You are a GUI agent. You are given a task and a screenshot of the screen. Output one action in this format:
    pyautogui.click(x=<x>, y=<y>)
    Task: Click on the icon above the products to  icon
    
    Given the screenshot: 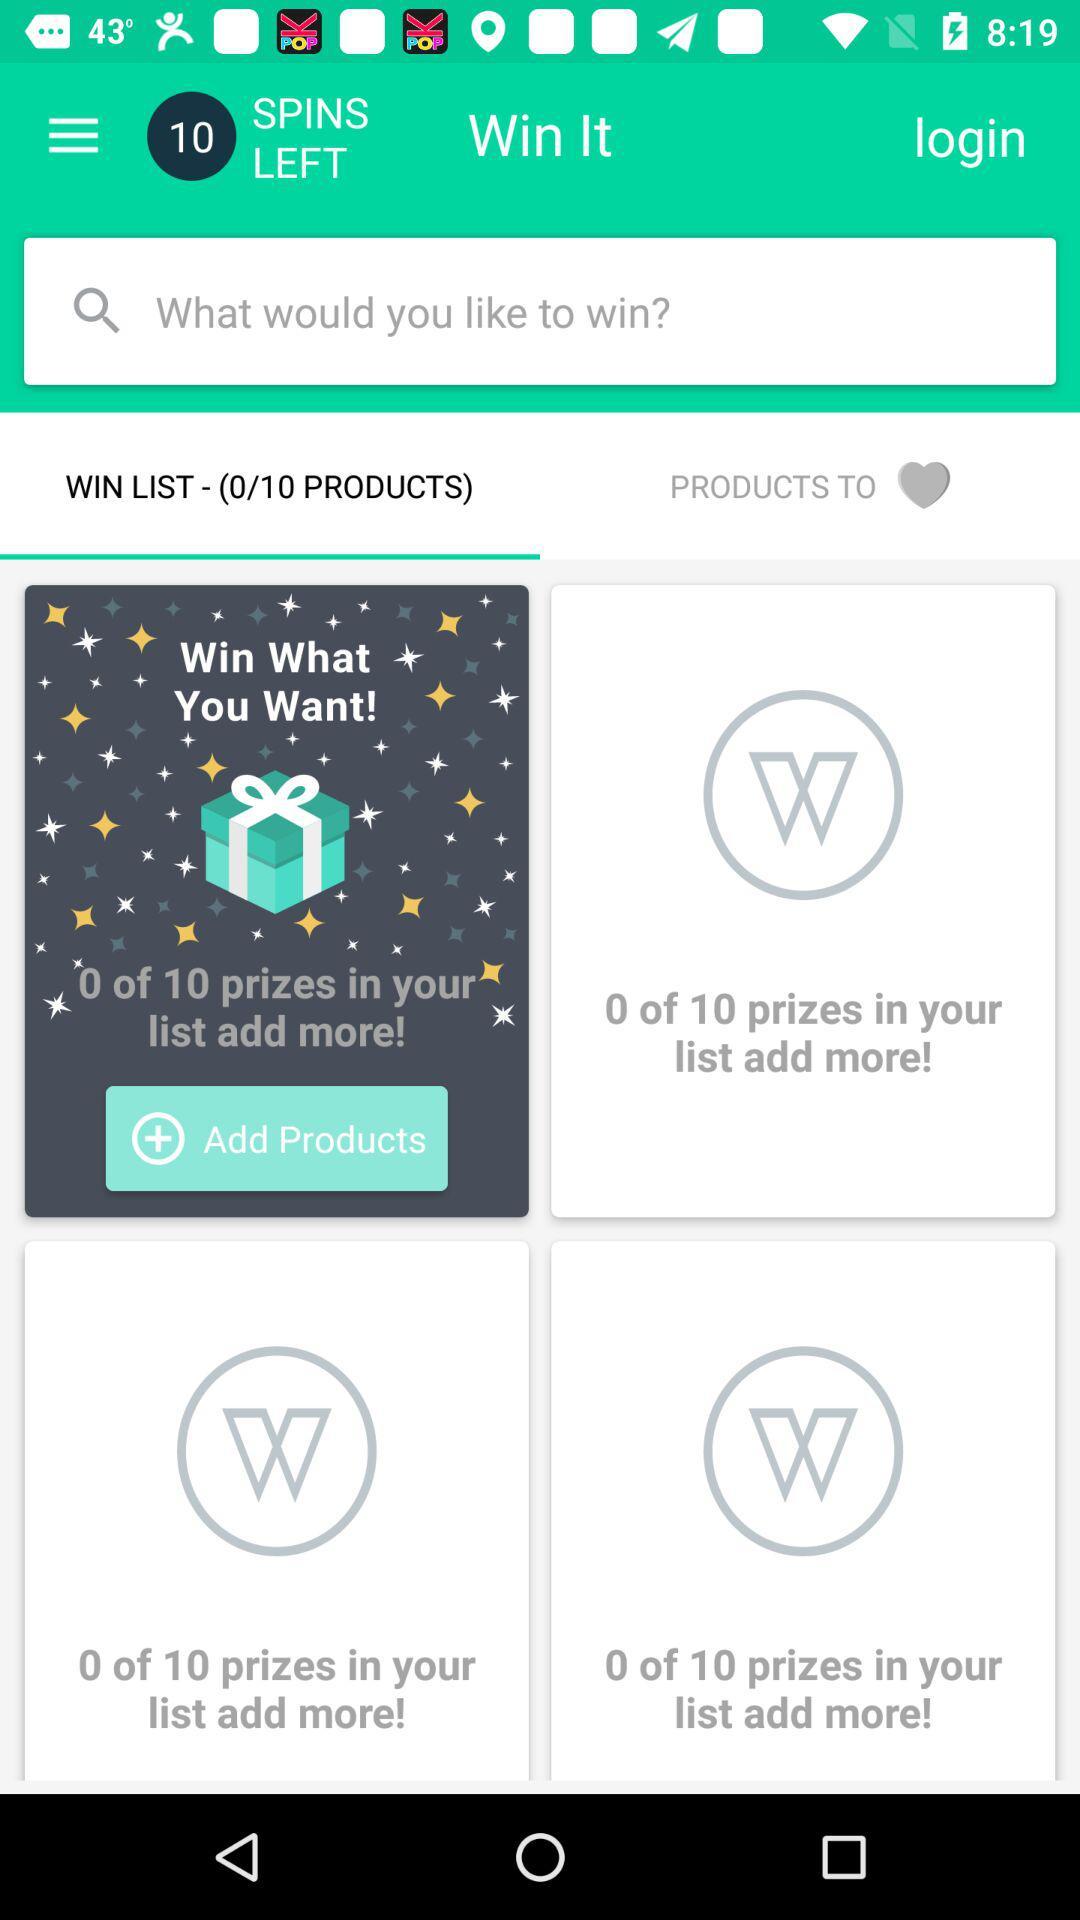 What is the action you would take?
    pyautogui.click(x=969, y=135)
    